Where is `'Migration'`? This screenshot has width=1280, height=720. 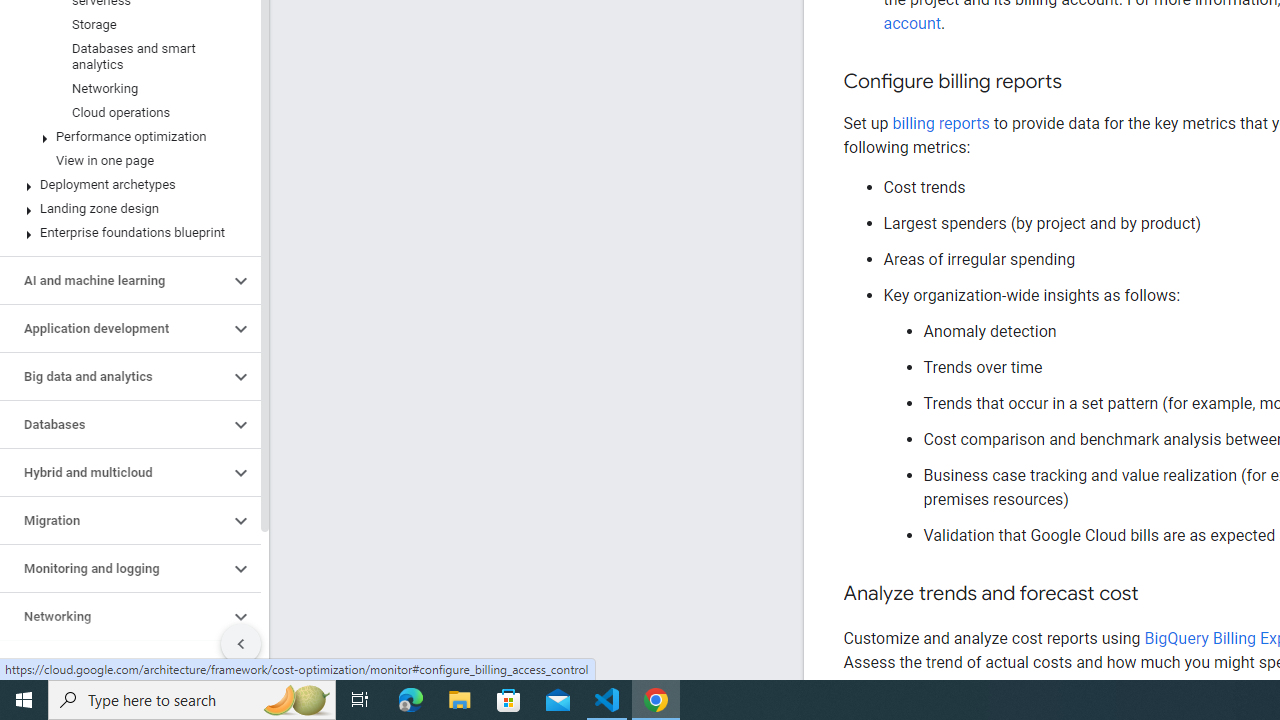 'Migration' is located at coordinates (113, 519).